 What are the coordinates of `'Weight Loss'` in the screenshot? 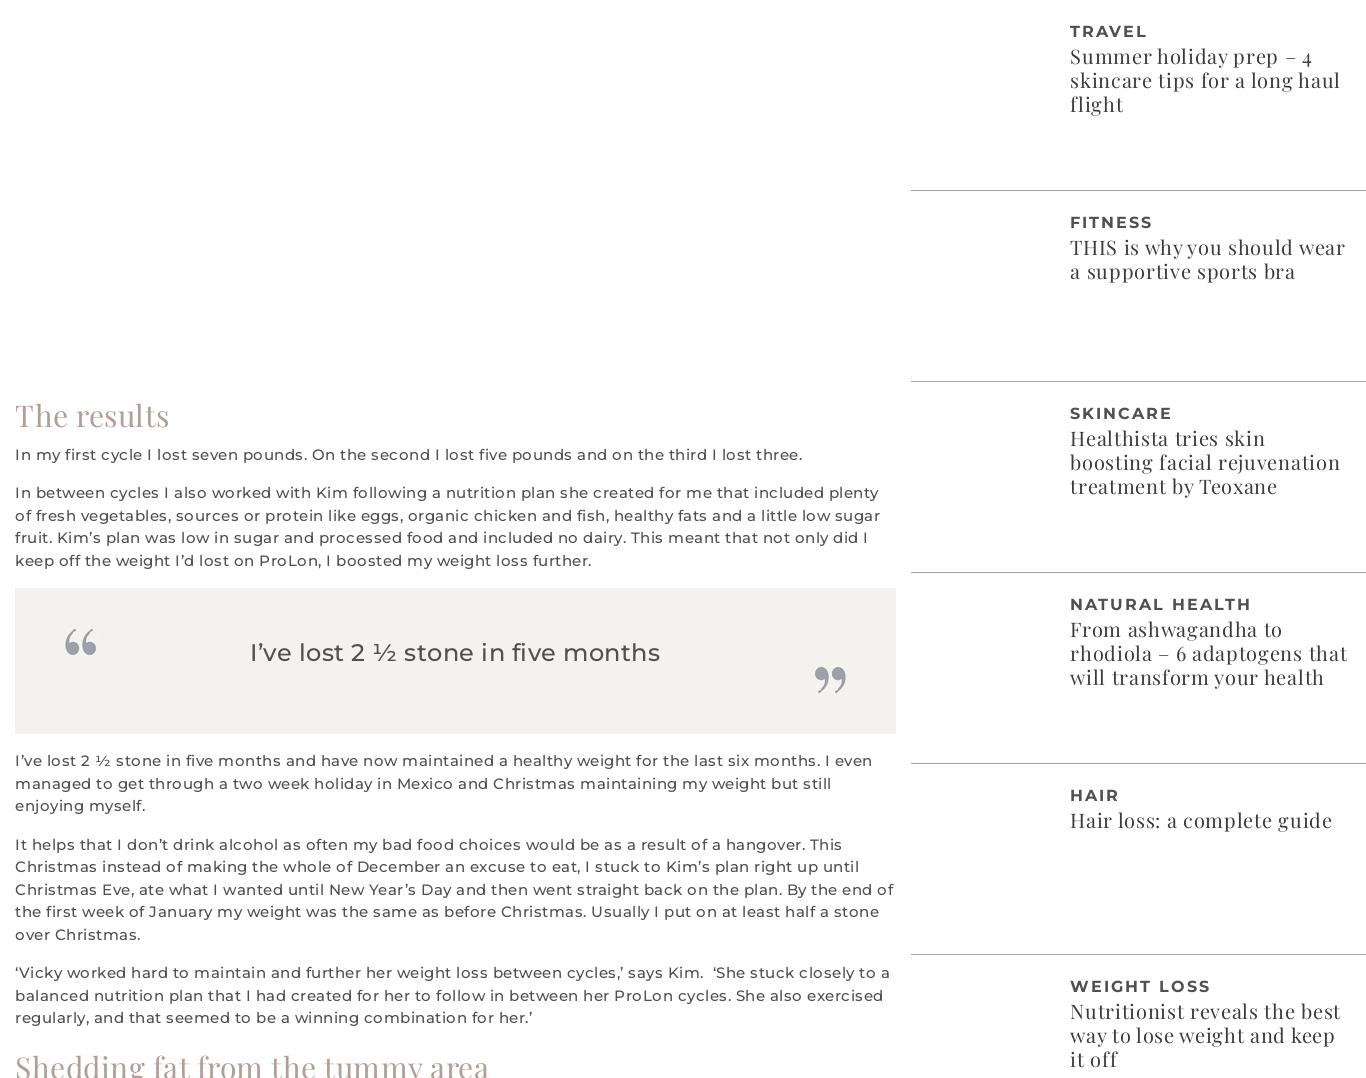 It's located at (1140, 985).